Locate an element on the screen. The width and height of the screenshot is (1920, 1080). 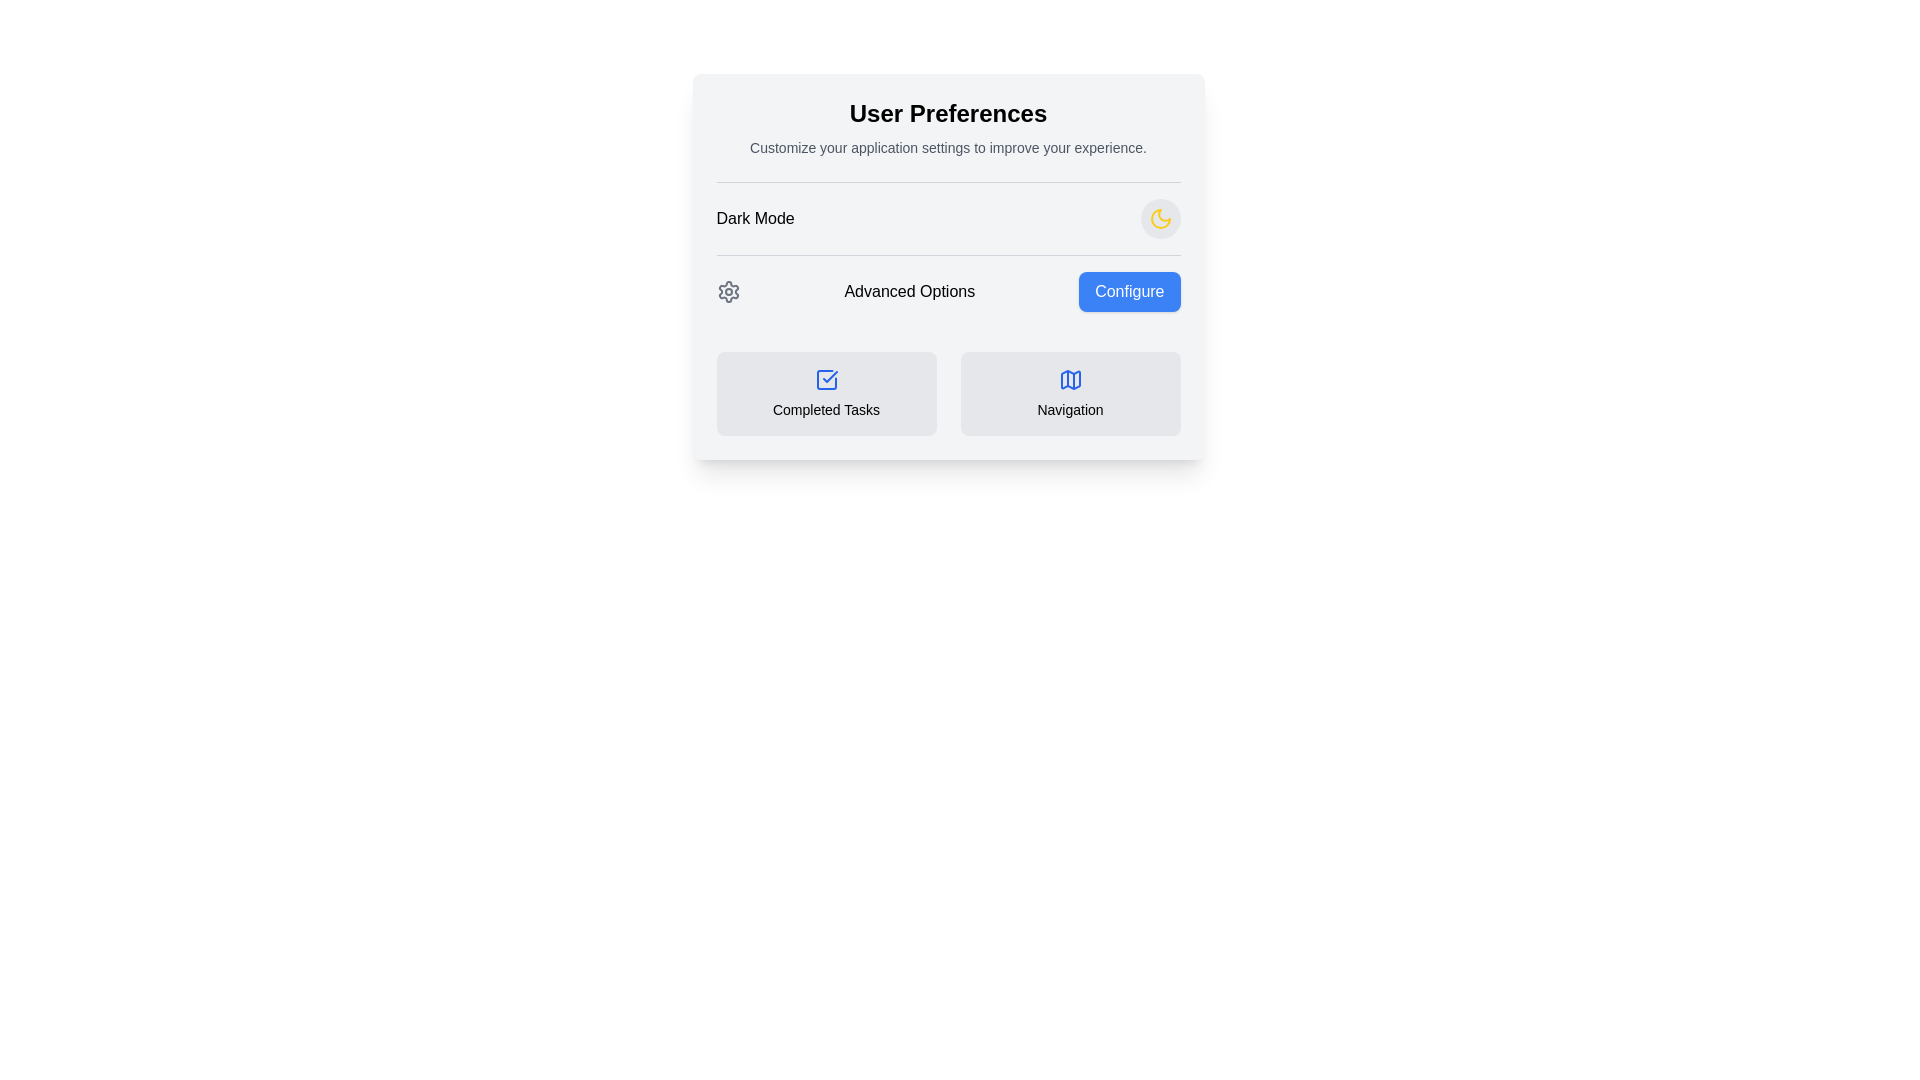
text from the Section Header that contains the bold title 'User Preferences' and the description 'Customize your application settings to improve your experience.' is located at coordinates (947, 127).